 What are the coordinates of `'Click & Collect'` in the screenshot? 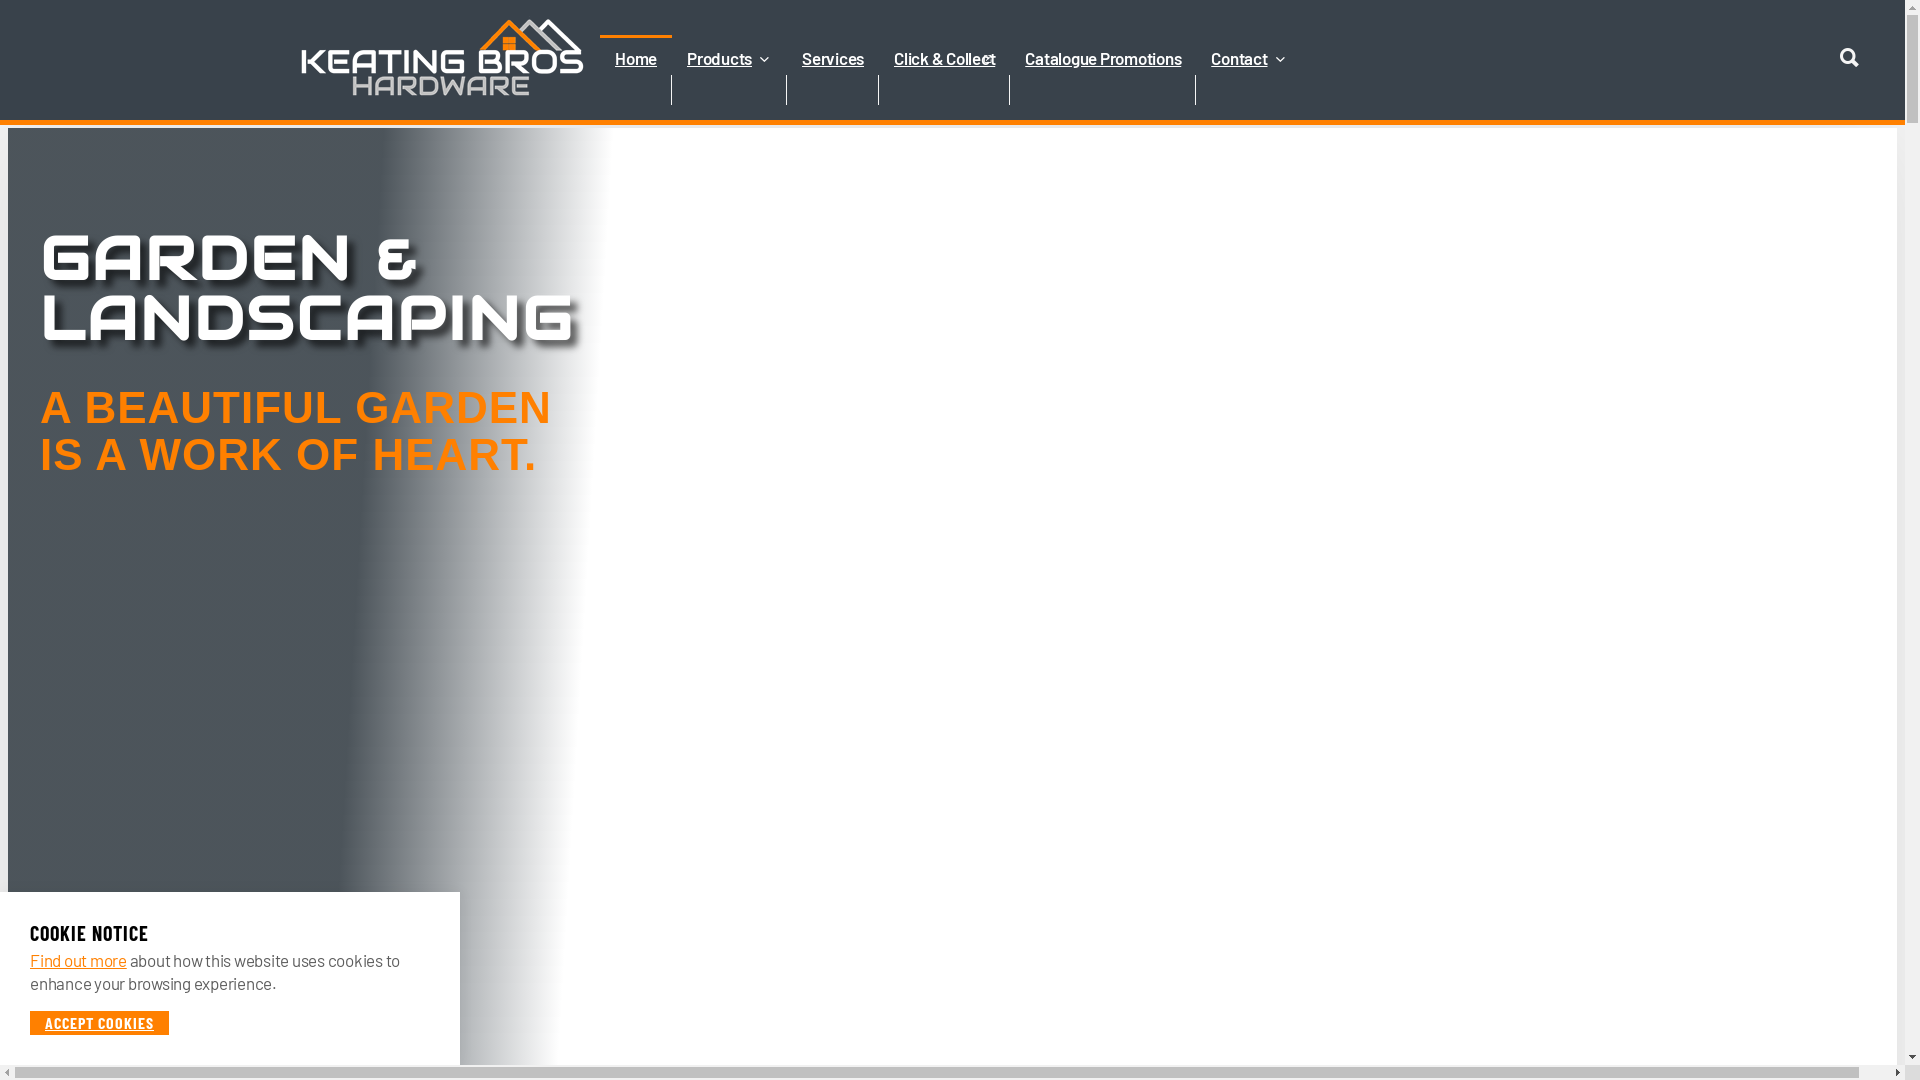 It's located at (943, 88).